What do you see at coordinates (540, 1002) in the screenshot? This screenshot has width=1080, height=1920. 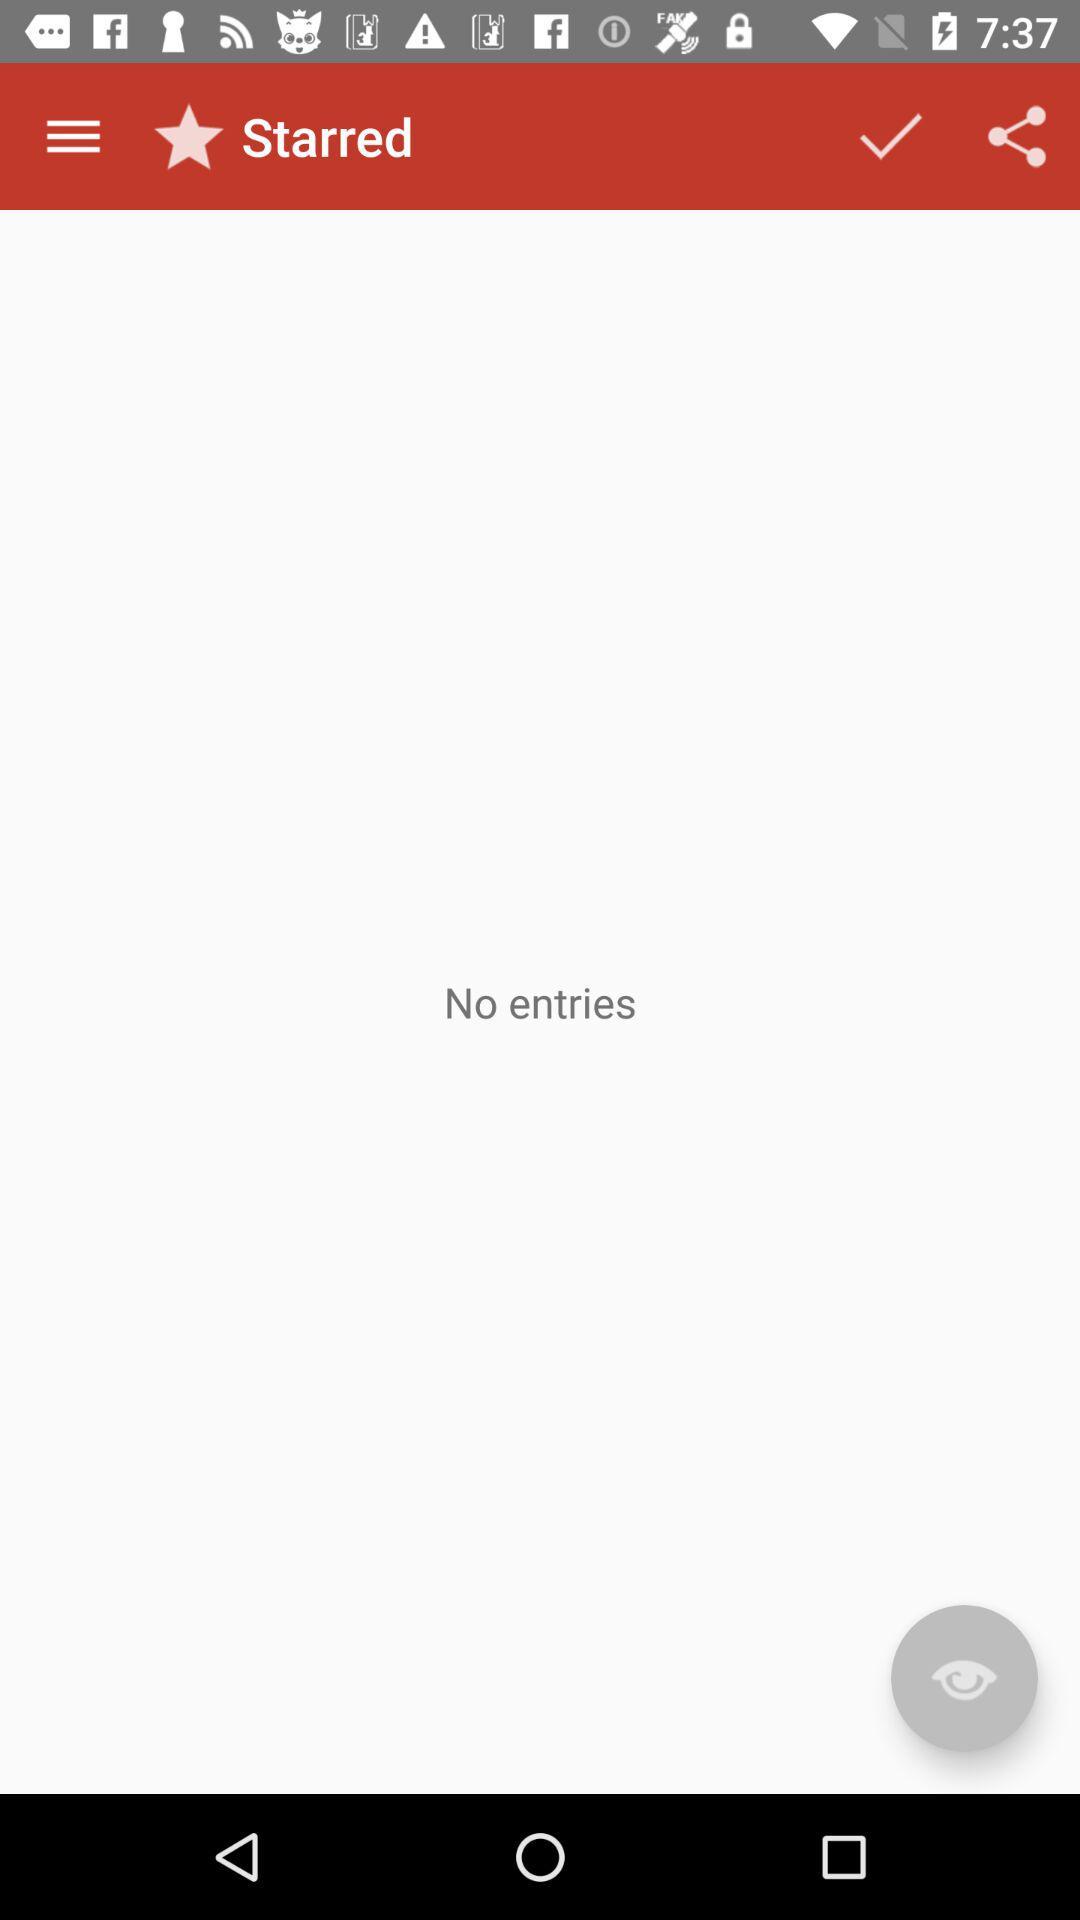 I see `no entries item` at bounding box center [540, 1002].